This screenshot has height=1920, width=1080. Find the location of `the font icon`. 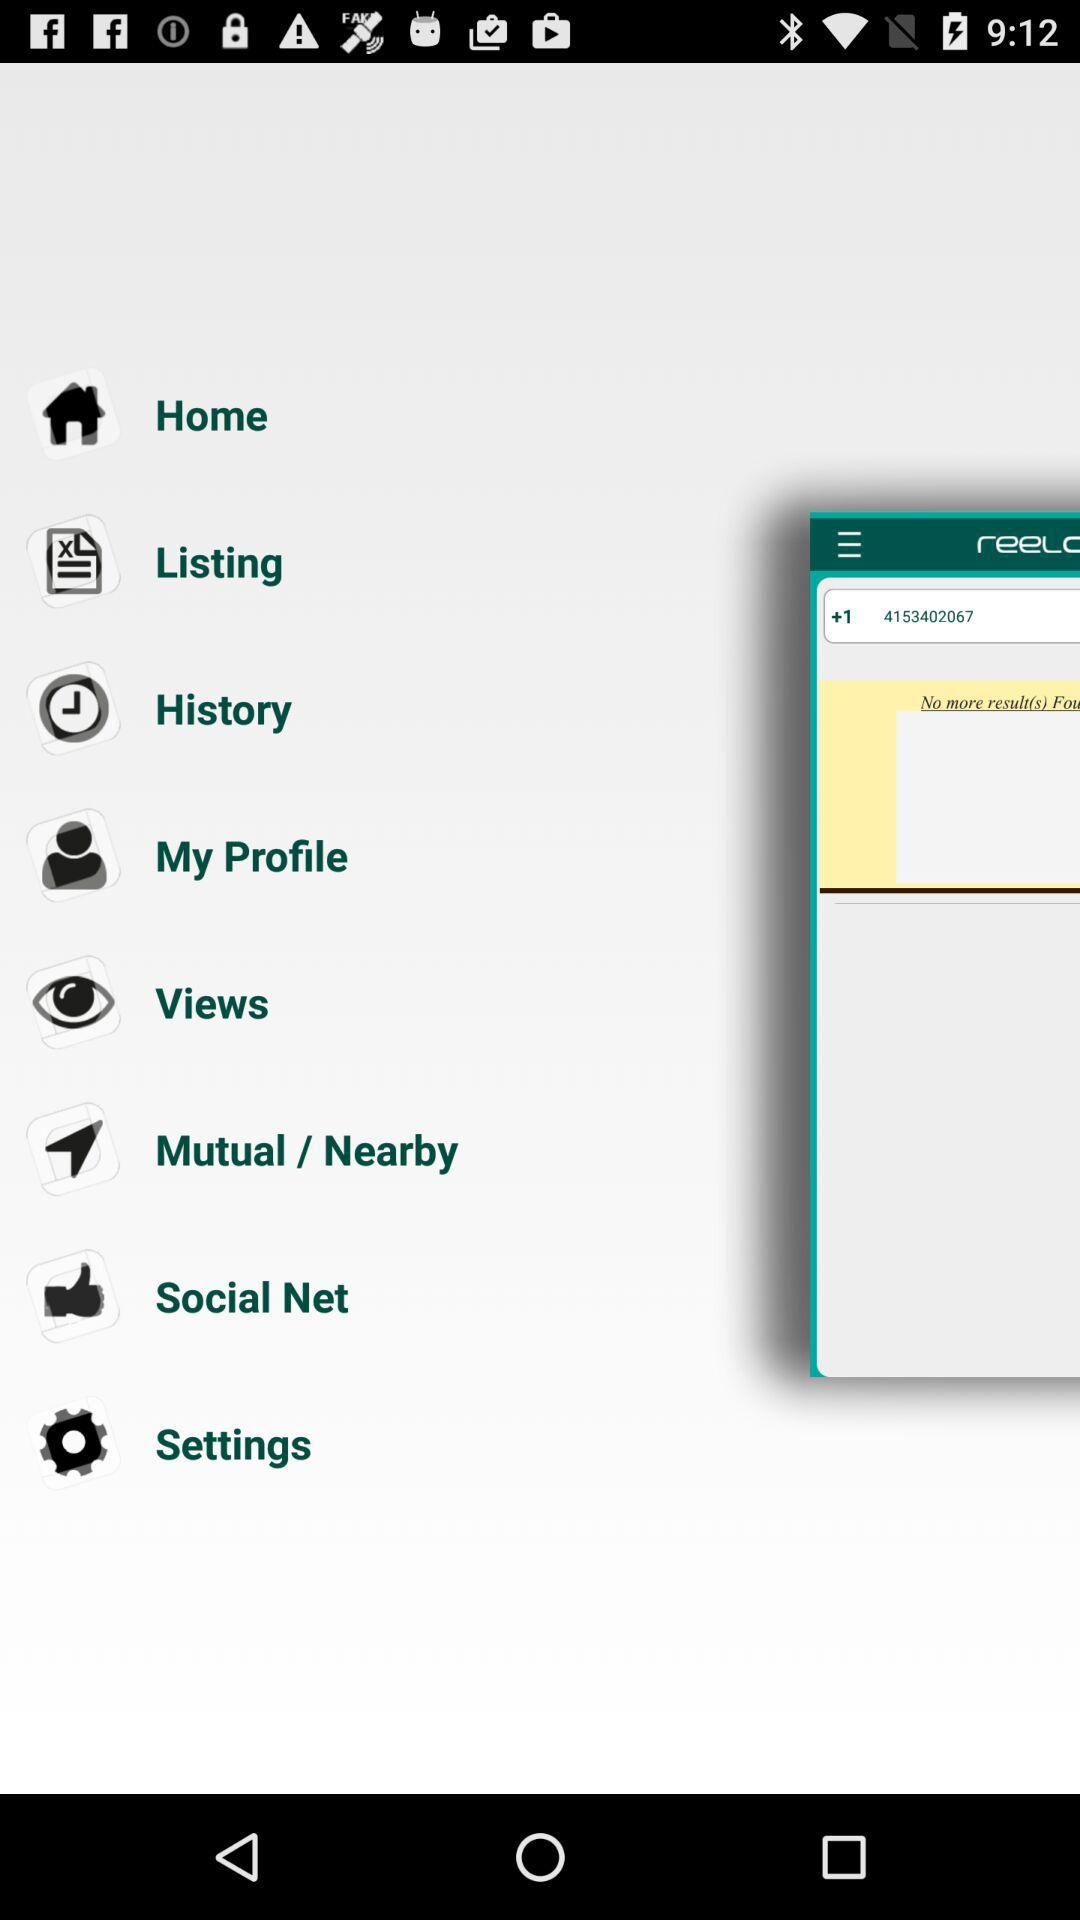

the font icon is located at coordinates (245, 914).